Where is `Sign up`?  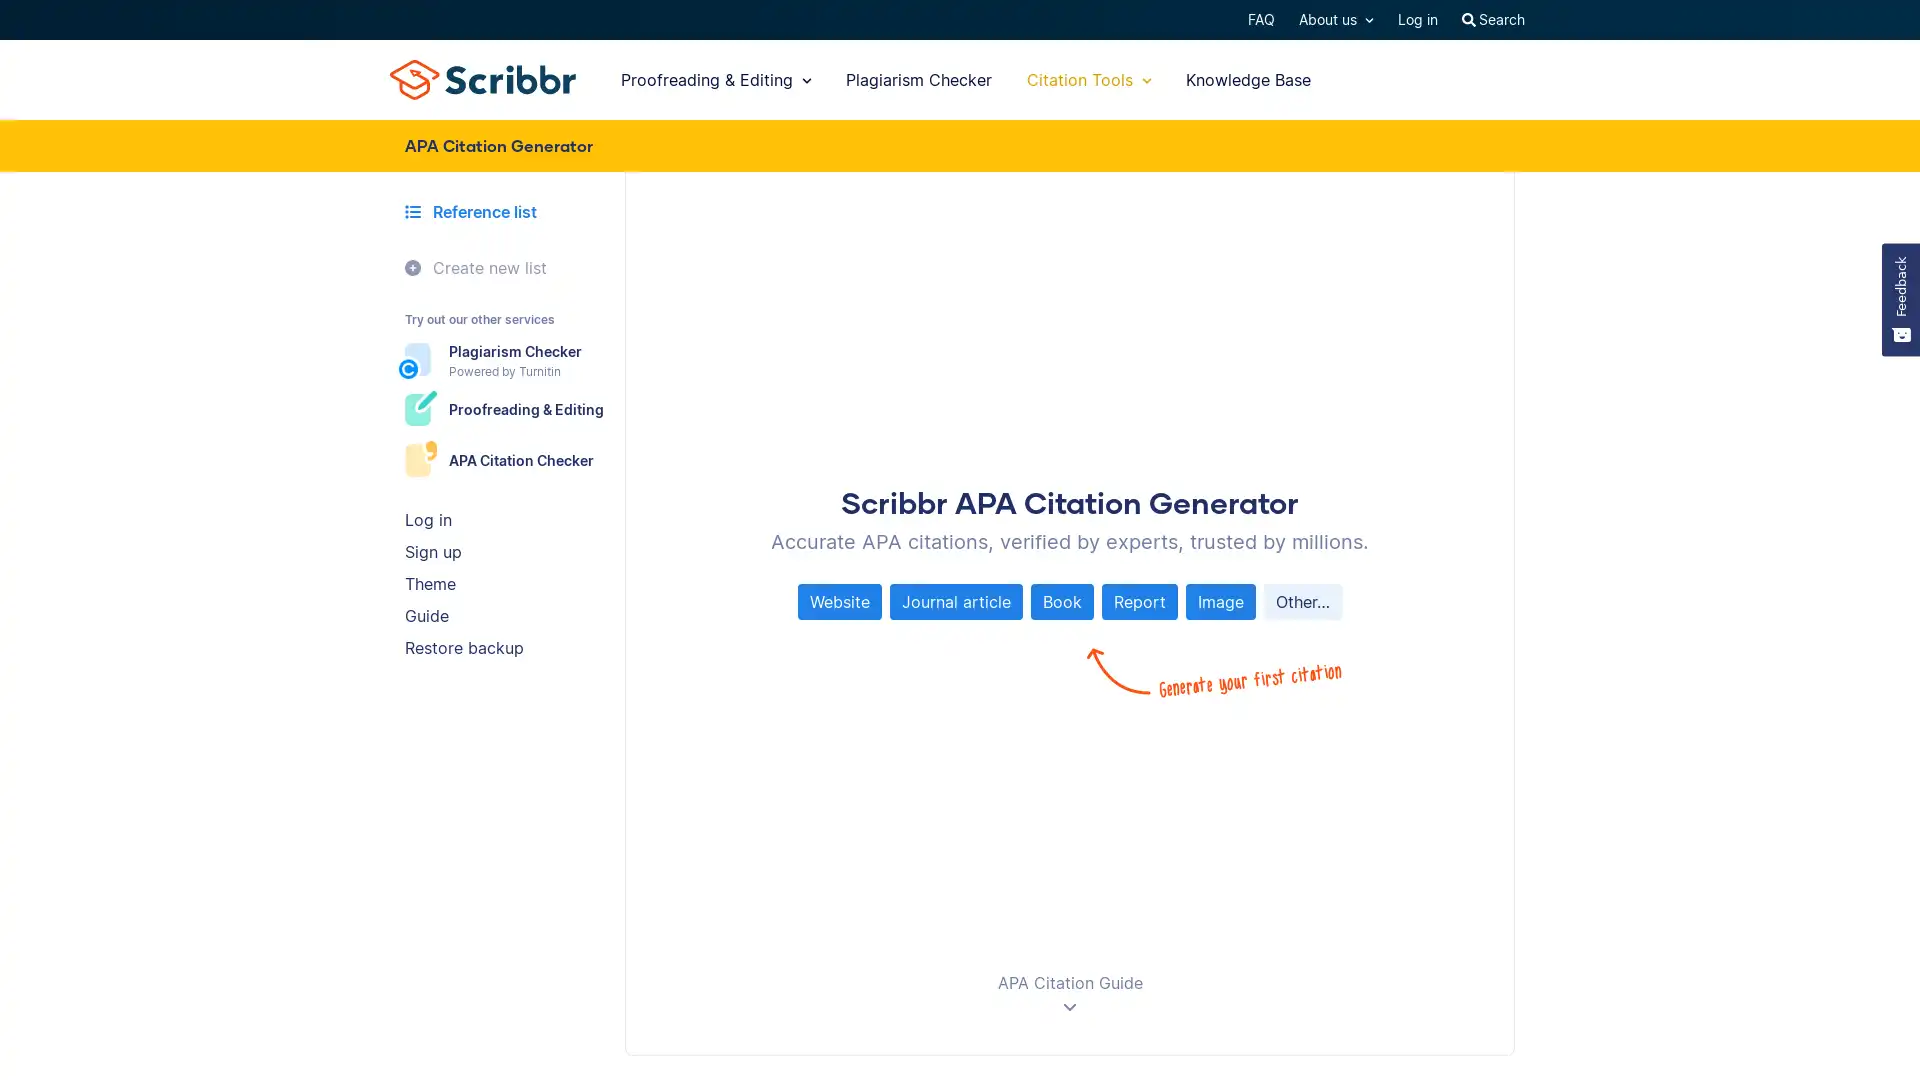 Sign up is located at coordinates (508, 551).